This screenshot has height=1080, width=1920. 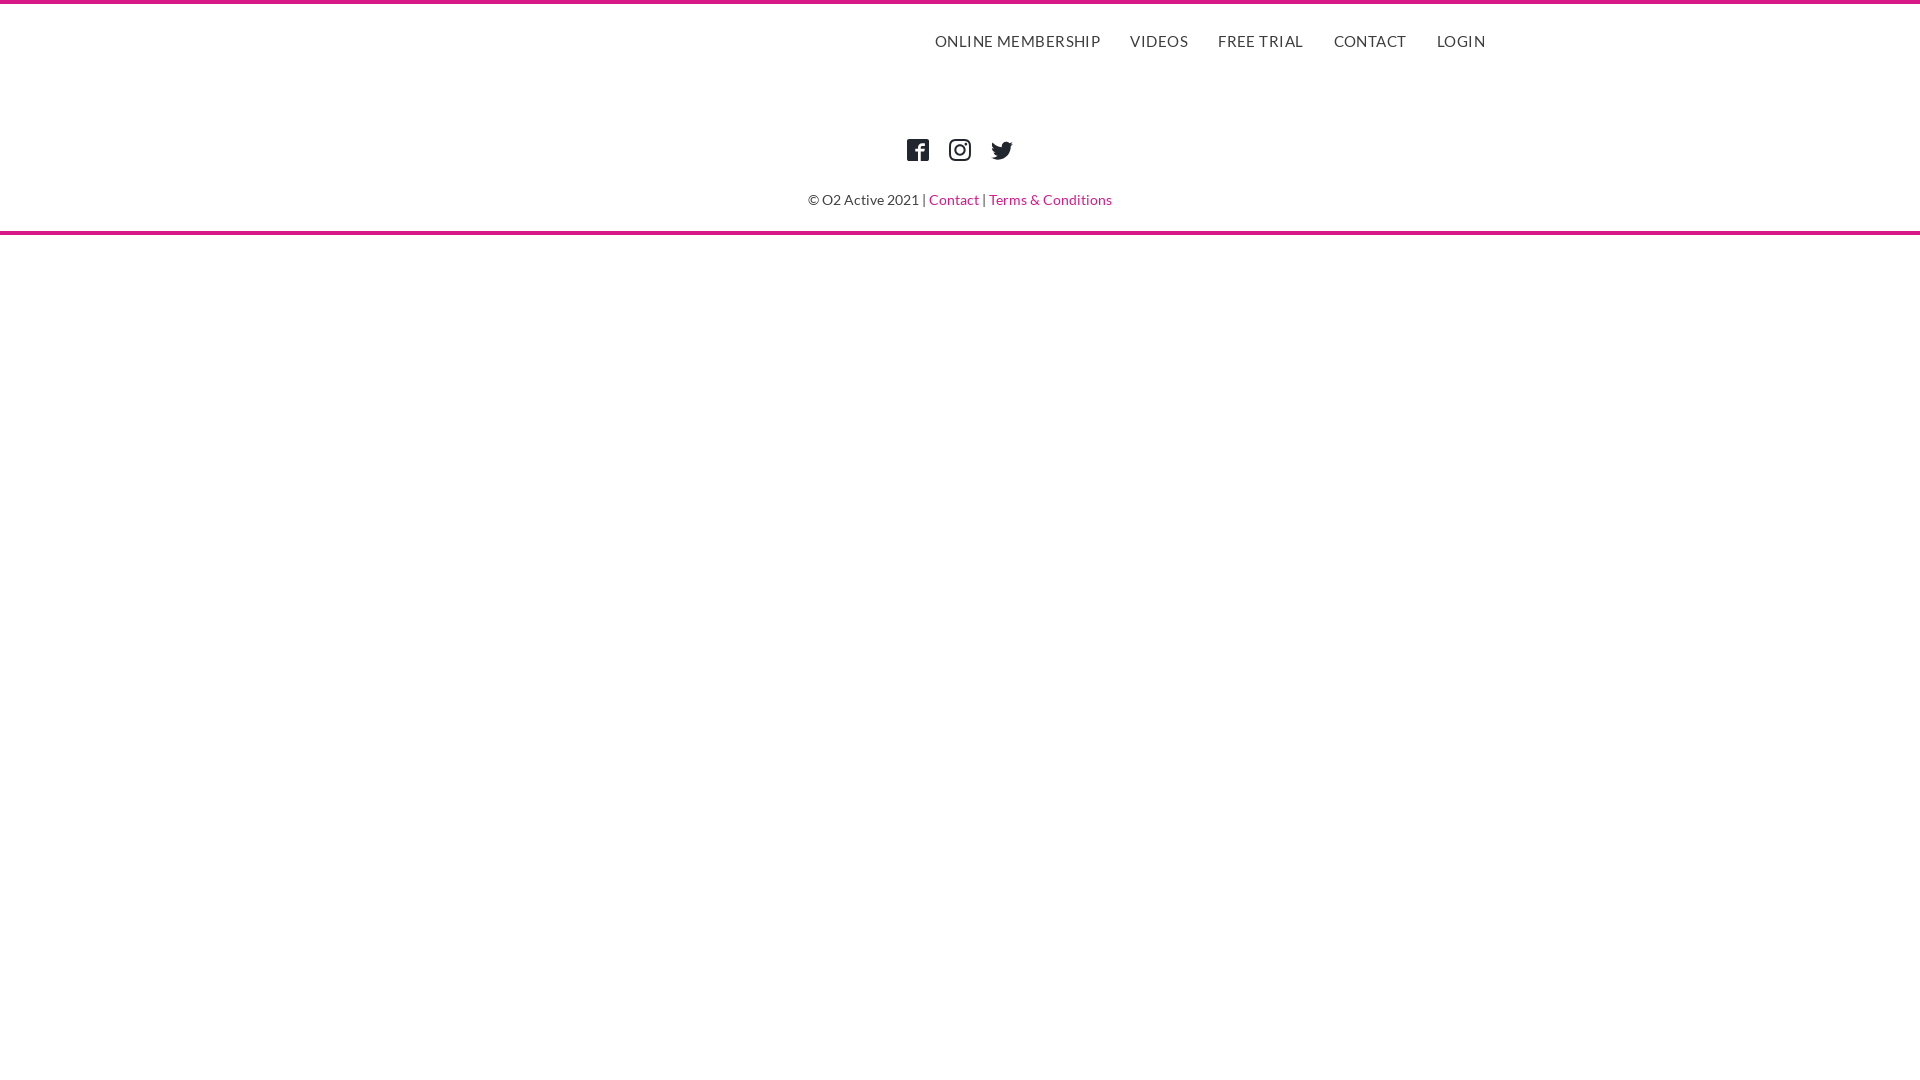 What do you see at coordinates (1430, 41) in the screenshot?
I see `'LOGIN'` at bounding box center [1430, 41].